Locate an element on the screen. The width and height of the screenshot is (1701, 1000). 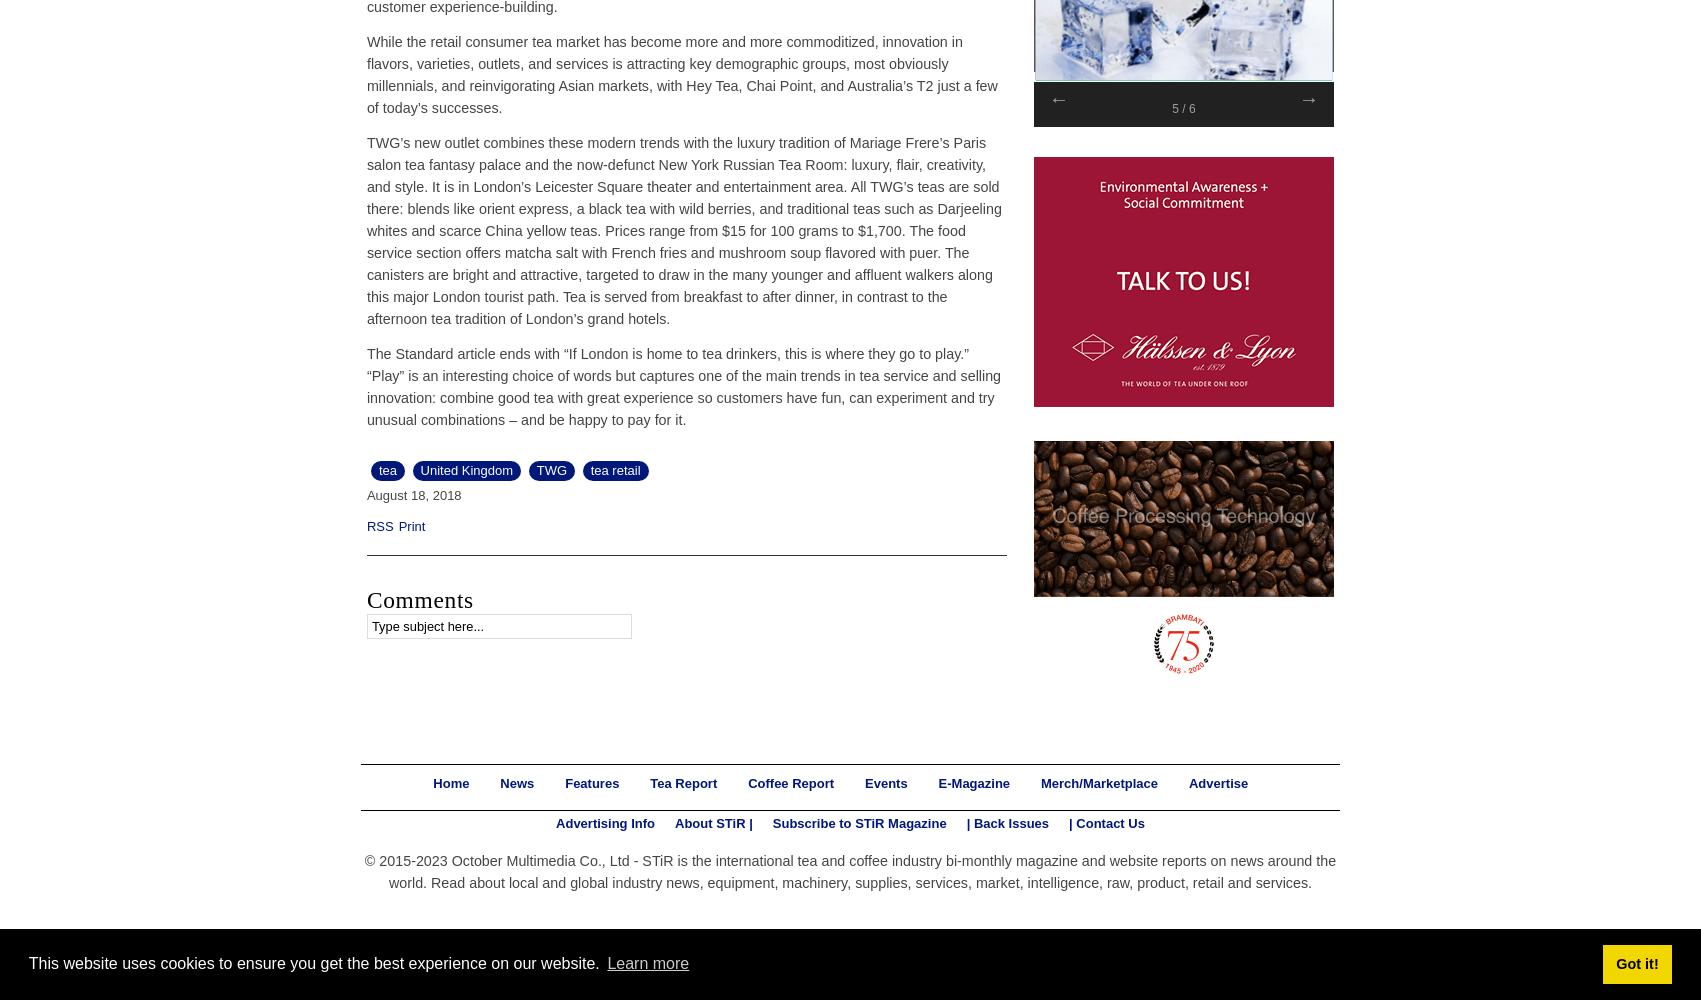
'Coffee Report' is located at coordinates (747, 782).